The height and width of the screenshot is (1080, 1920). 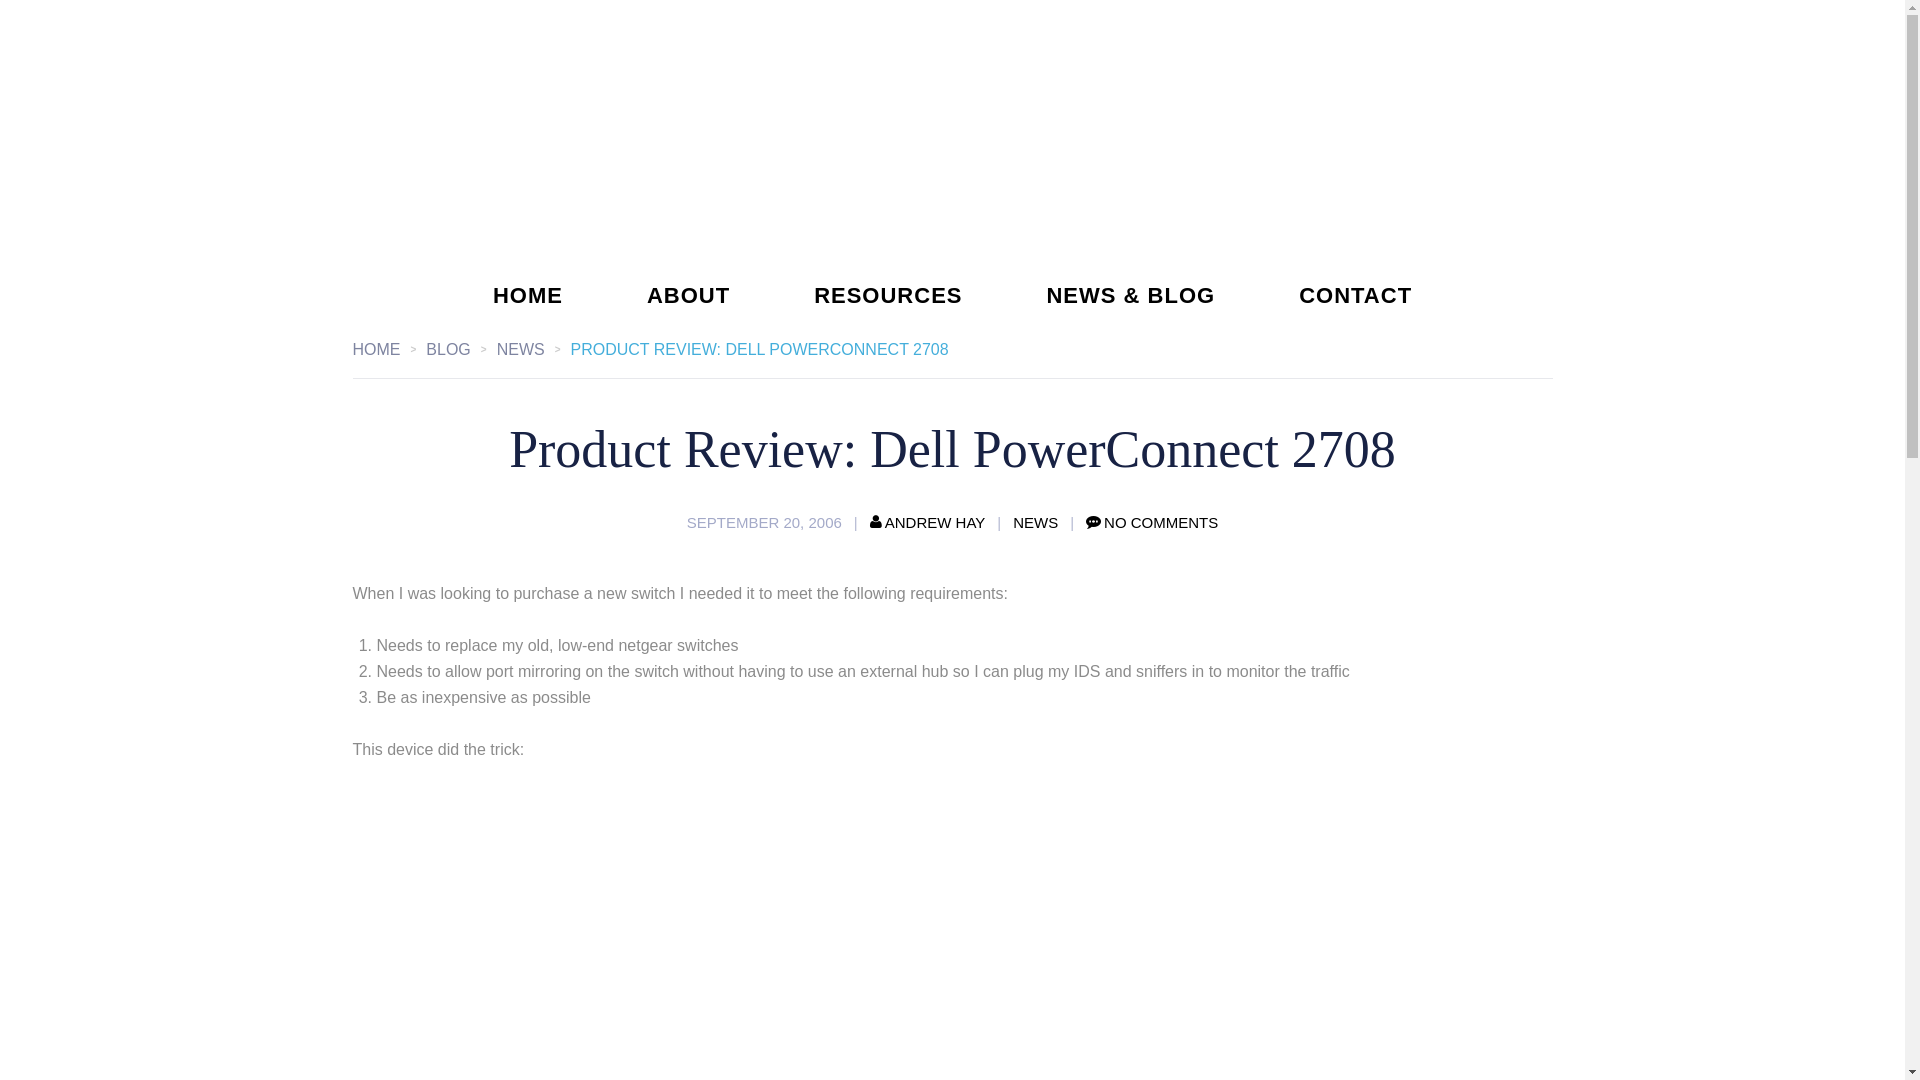 What do you see at coordinates (533, 348) in the screenshot?
I see `'NEWS'` at bounding box center [533, 348].